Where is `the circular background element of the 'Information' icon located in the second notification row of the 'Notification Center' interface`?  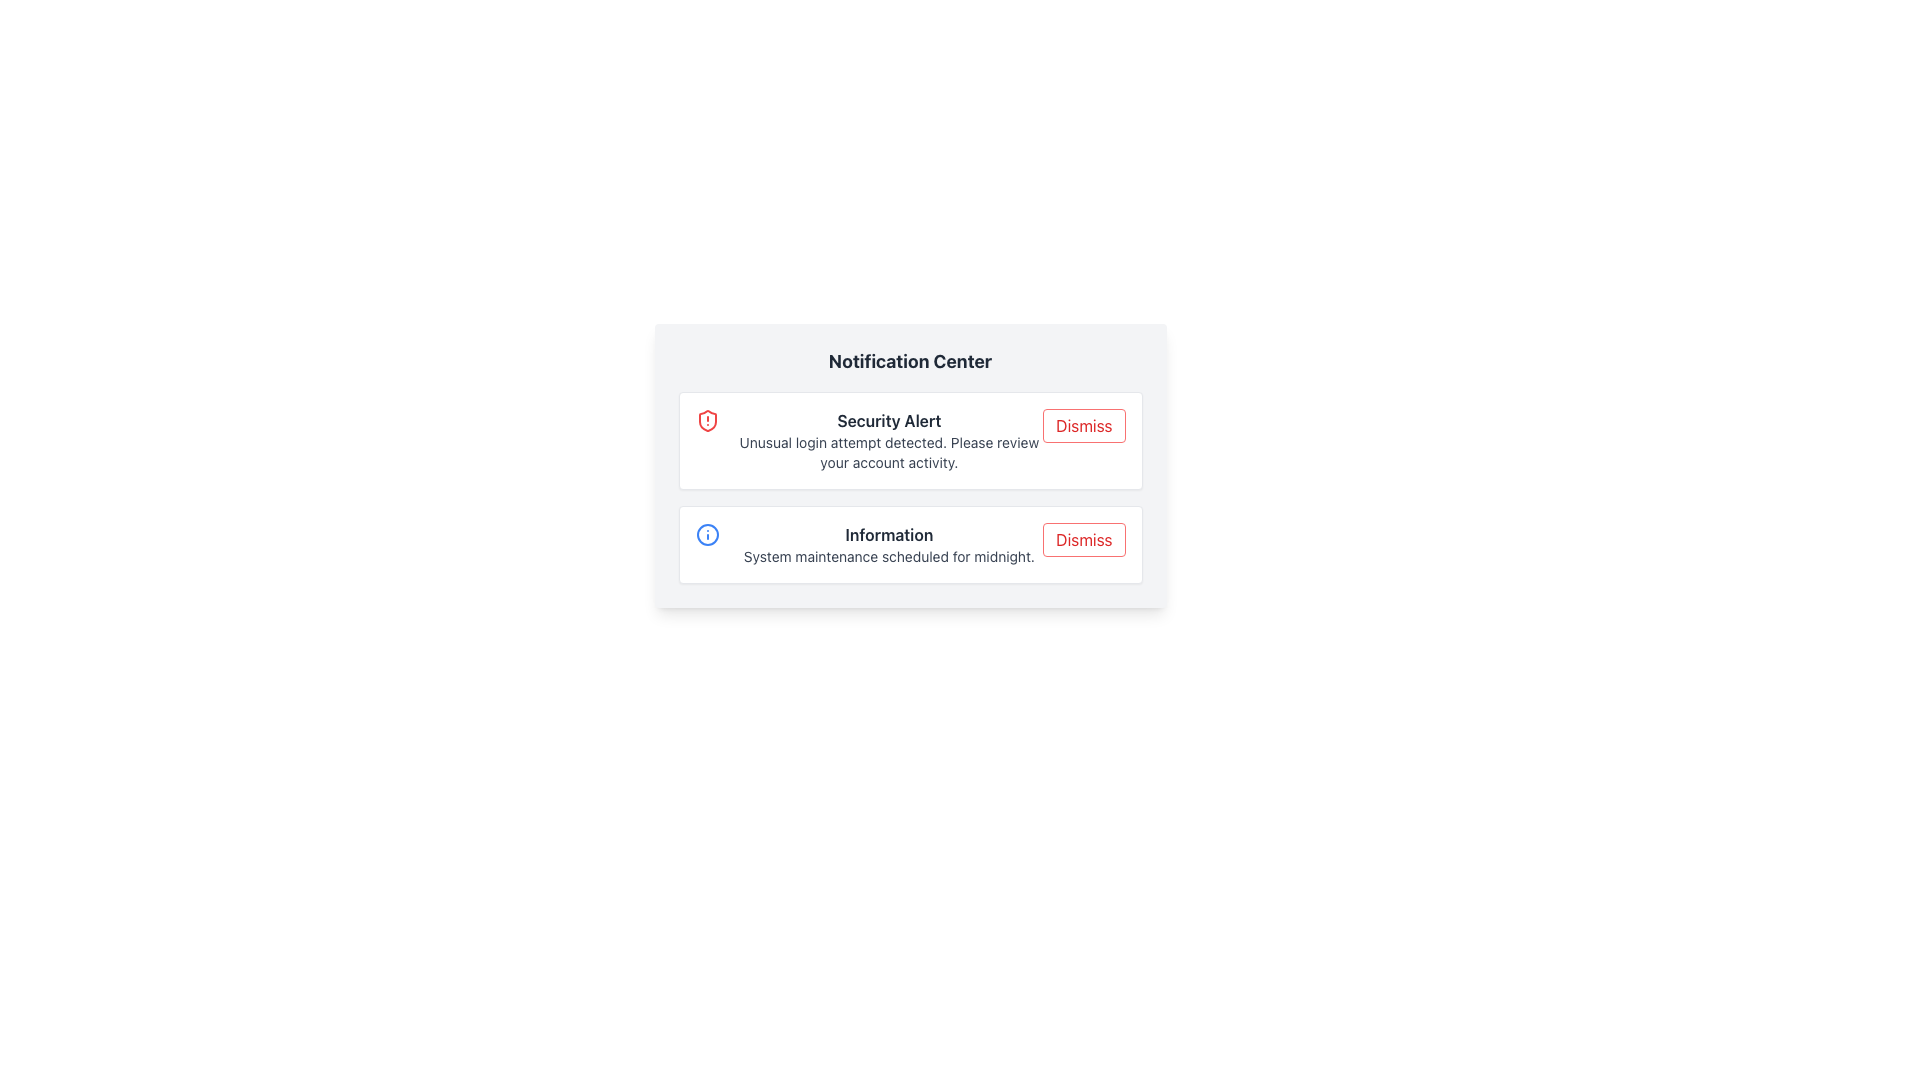 the circular background element of the 'Information' icon located in the second notification row of the 'Notification Center' interface is located at coordinates (707, 534).